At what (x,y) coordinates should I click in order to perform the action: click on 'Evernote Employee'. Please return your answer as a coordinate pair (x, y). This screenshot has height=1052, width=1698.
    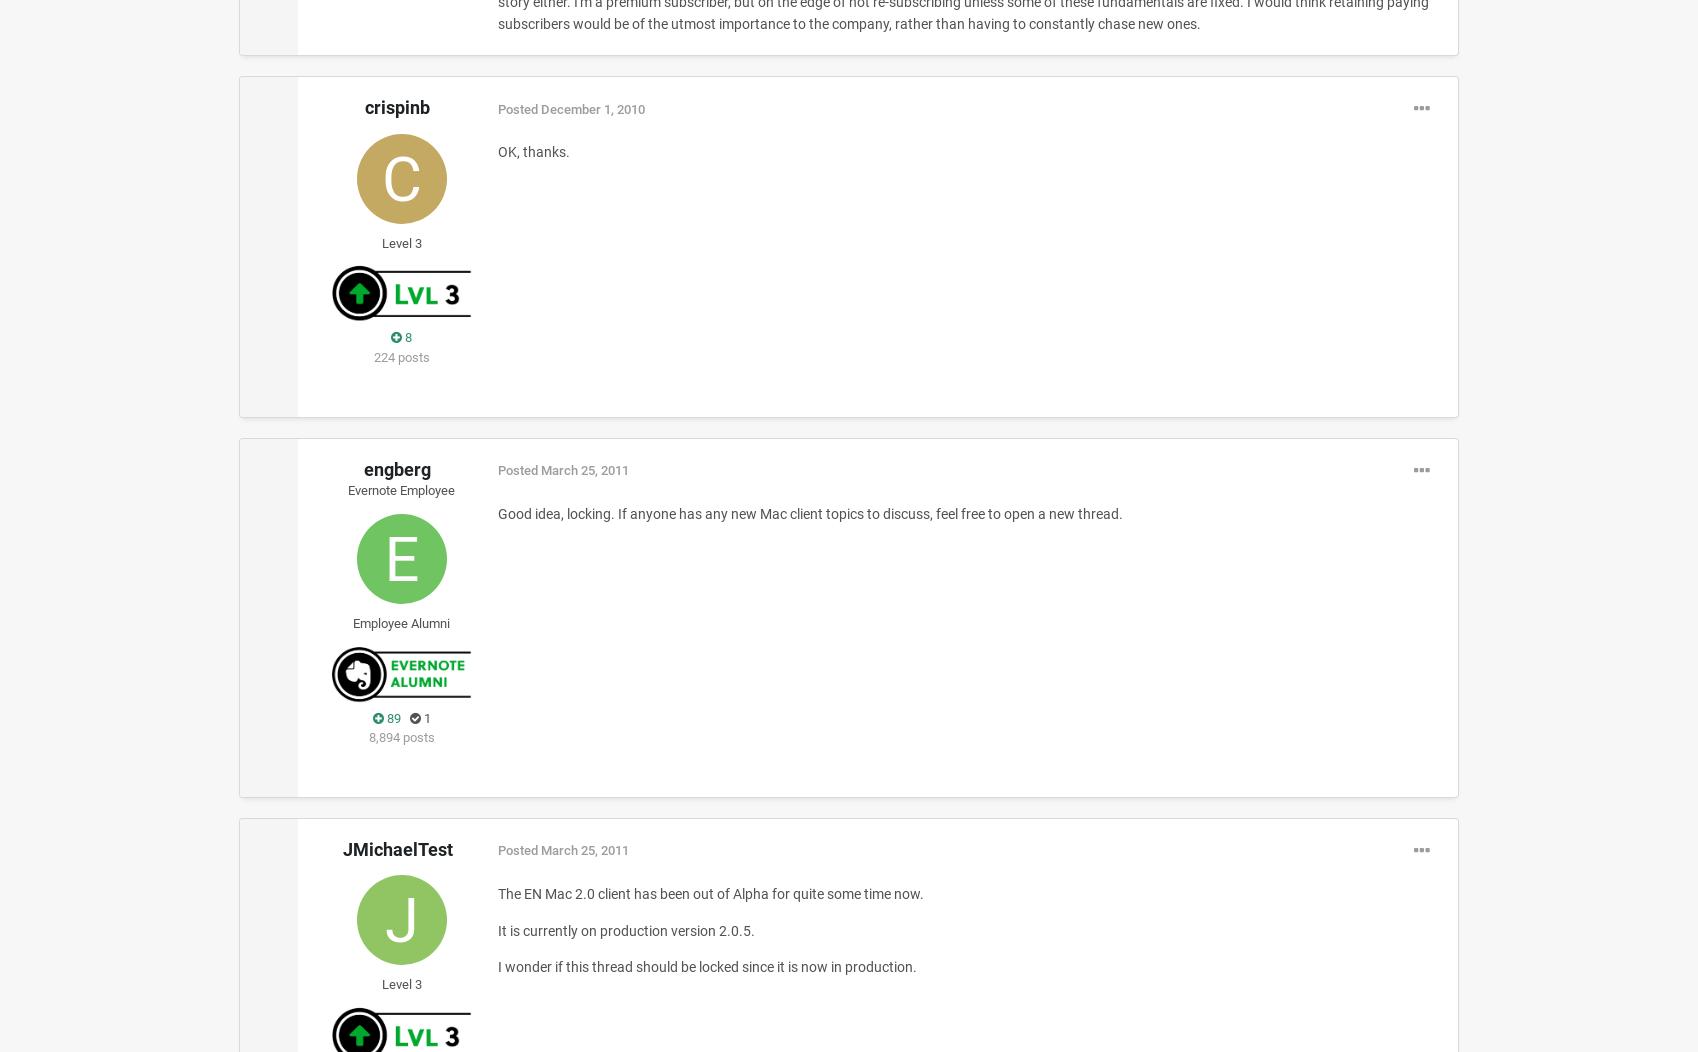
    Looking at the image, I should click on (401, 488).